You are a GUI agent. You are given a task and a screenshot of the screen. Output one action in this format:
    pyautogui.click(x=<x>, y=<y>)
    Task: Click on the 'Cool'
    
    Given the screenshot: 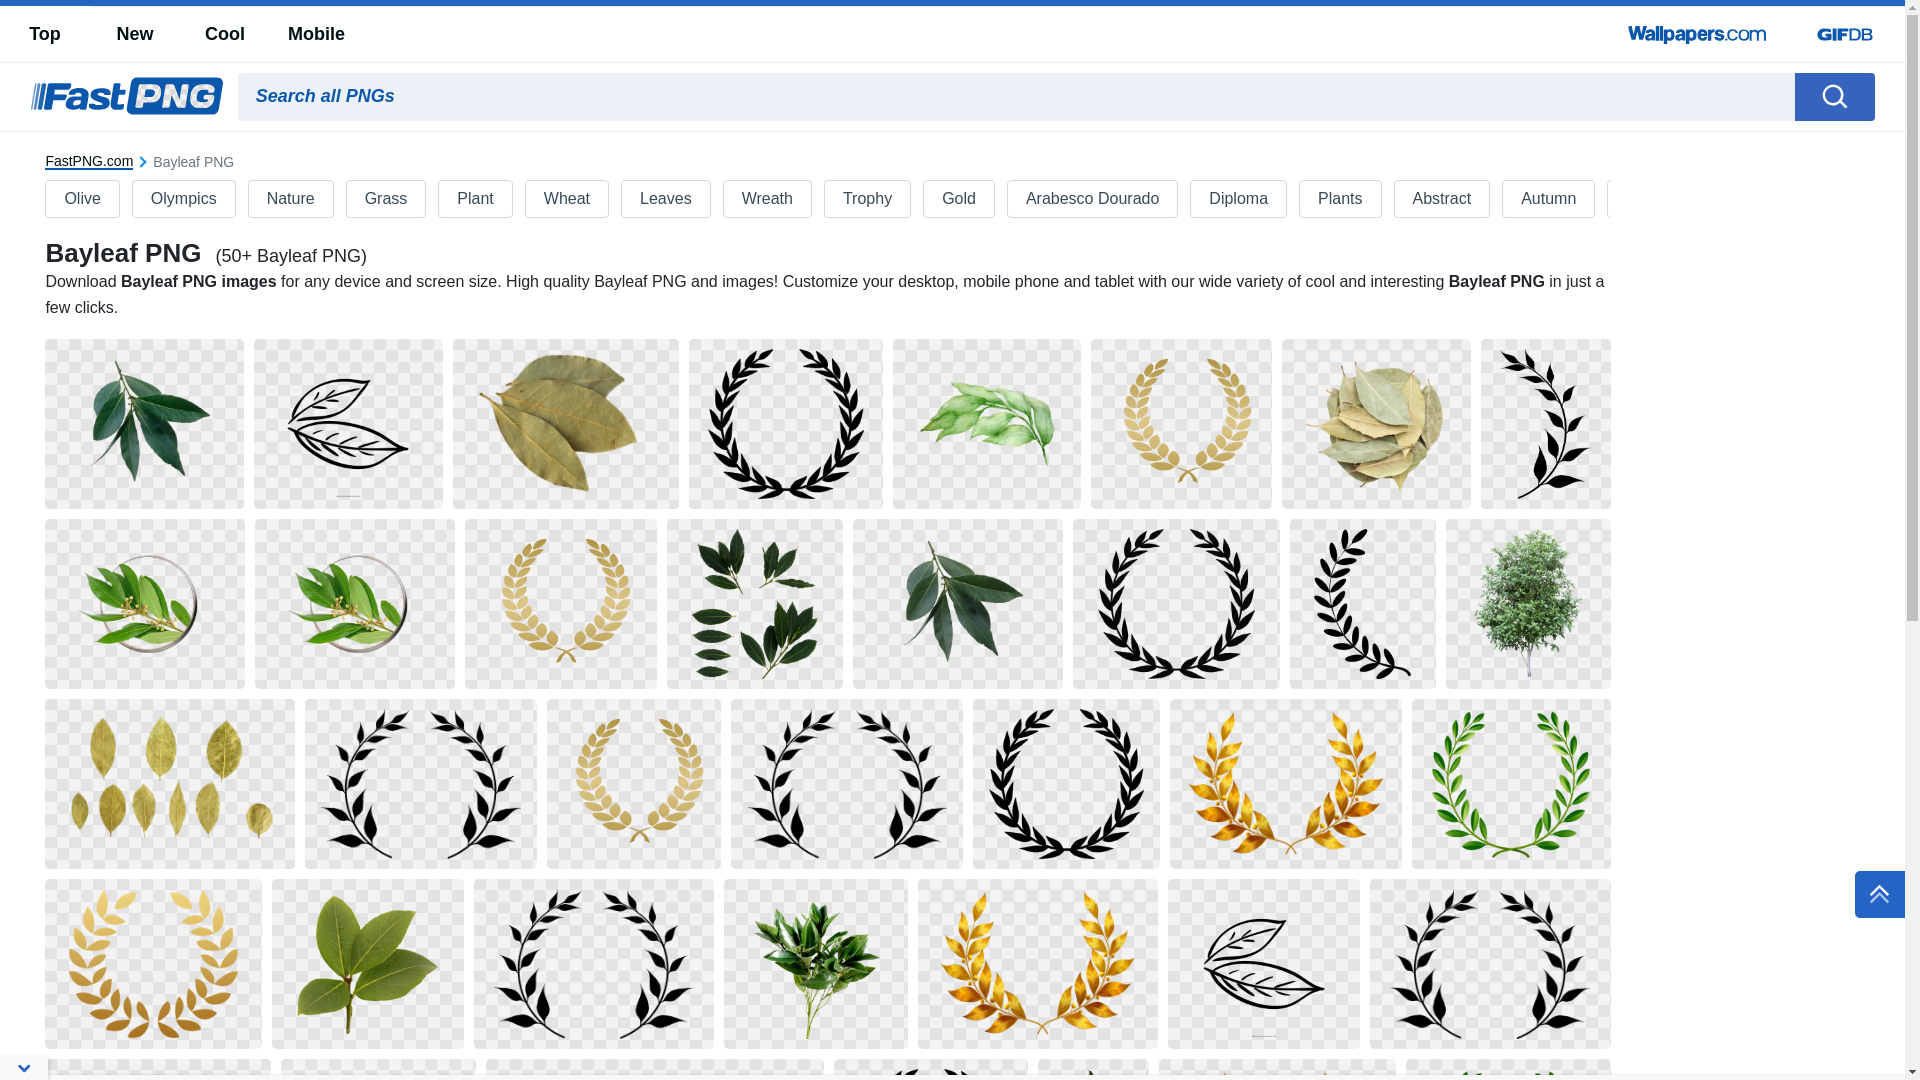 What is the action you would take?
    pyautogui.click(x=225, y=34)
    